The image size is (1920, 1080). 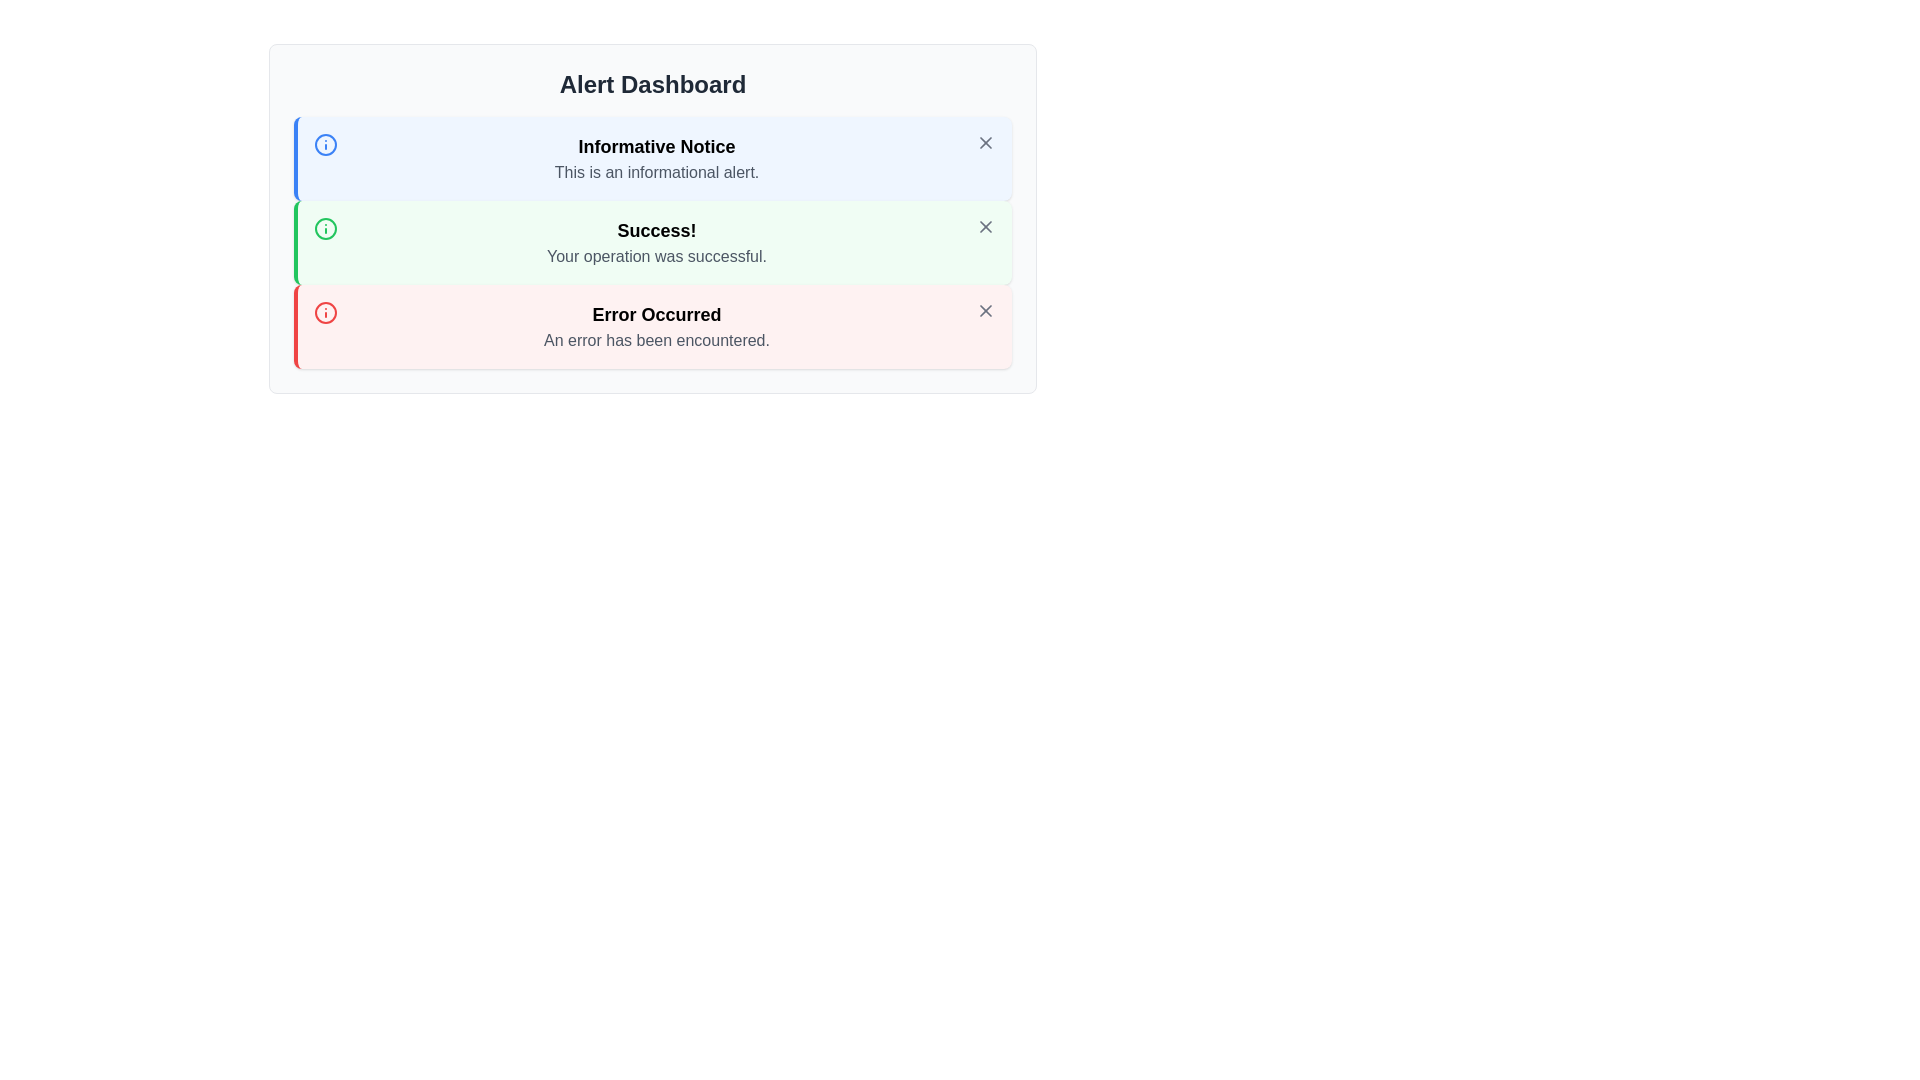 I want to click on the close button represented by a gray 'X' symbol that turns red on hover, located at the top-right corner of the 'Error Occurred' alert message box, so click(x=985, y=311).